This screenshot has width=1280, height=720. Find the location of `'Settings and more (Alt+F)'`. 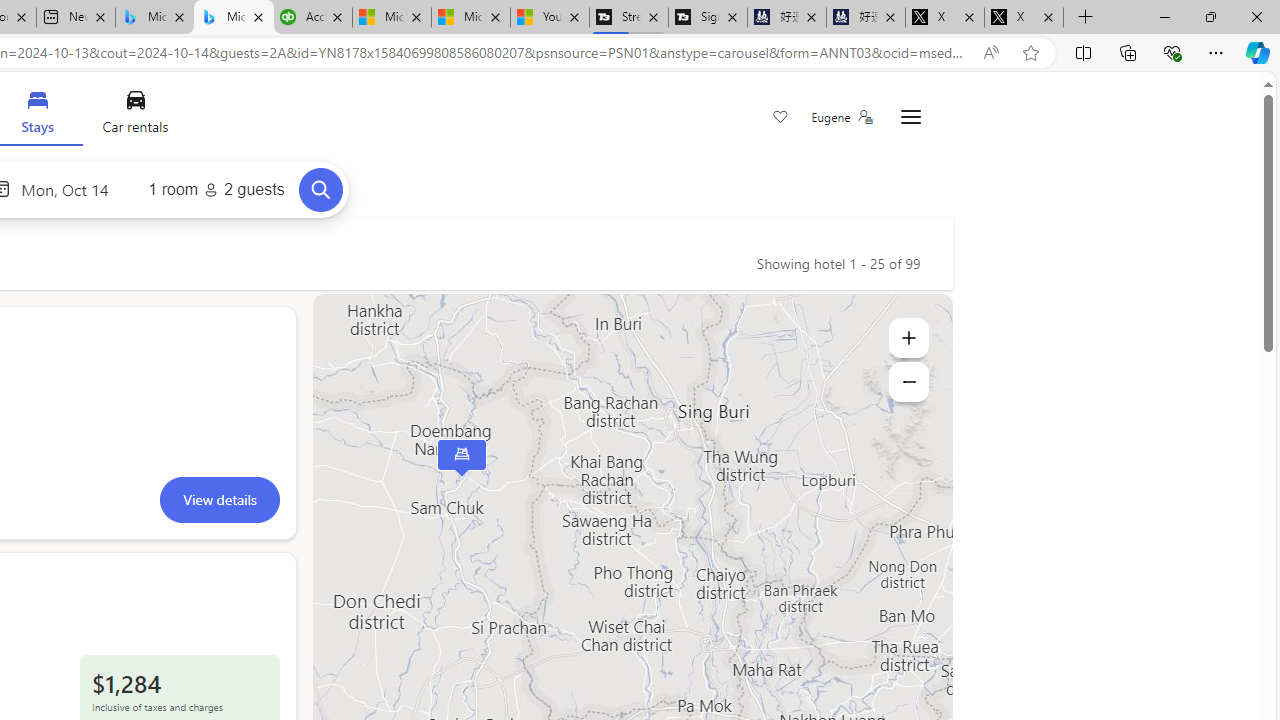

'Settings and more (Alt+F)' is located at coordinates (1215, 51).